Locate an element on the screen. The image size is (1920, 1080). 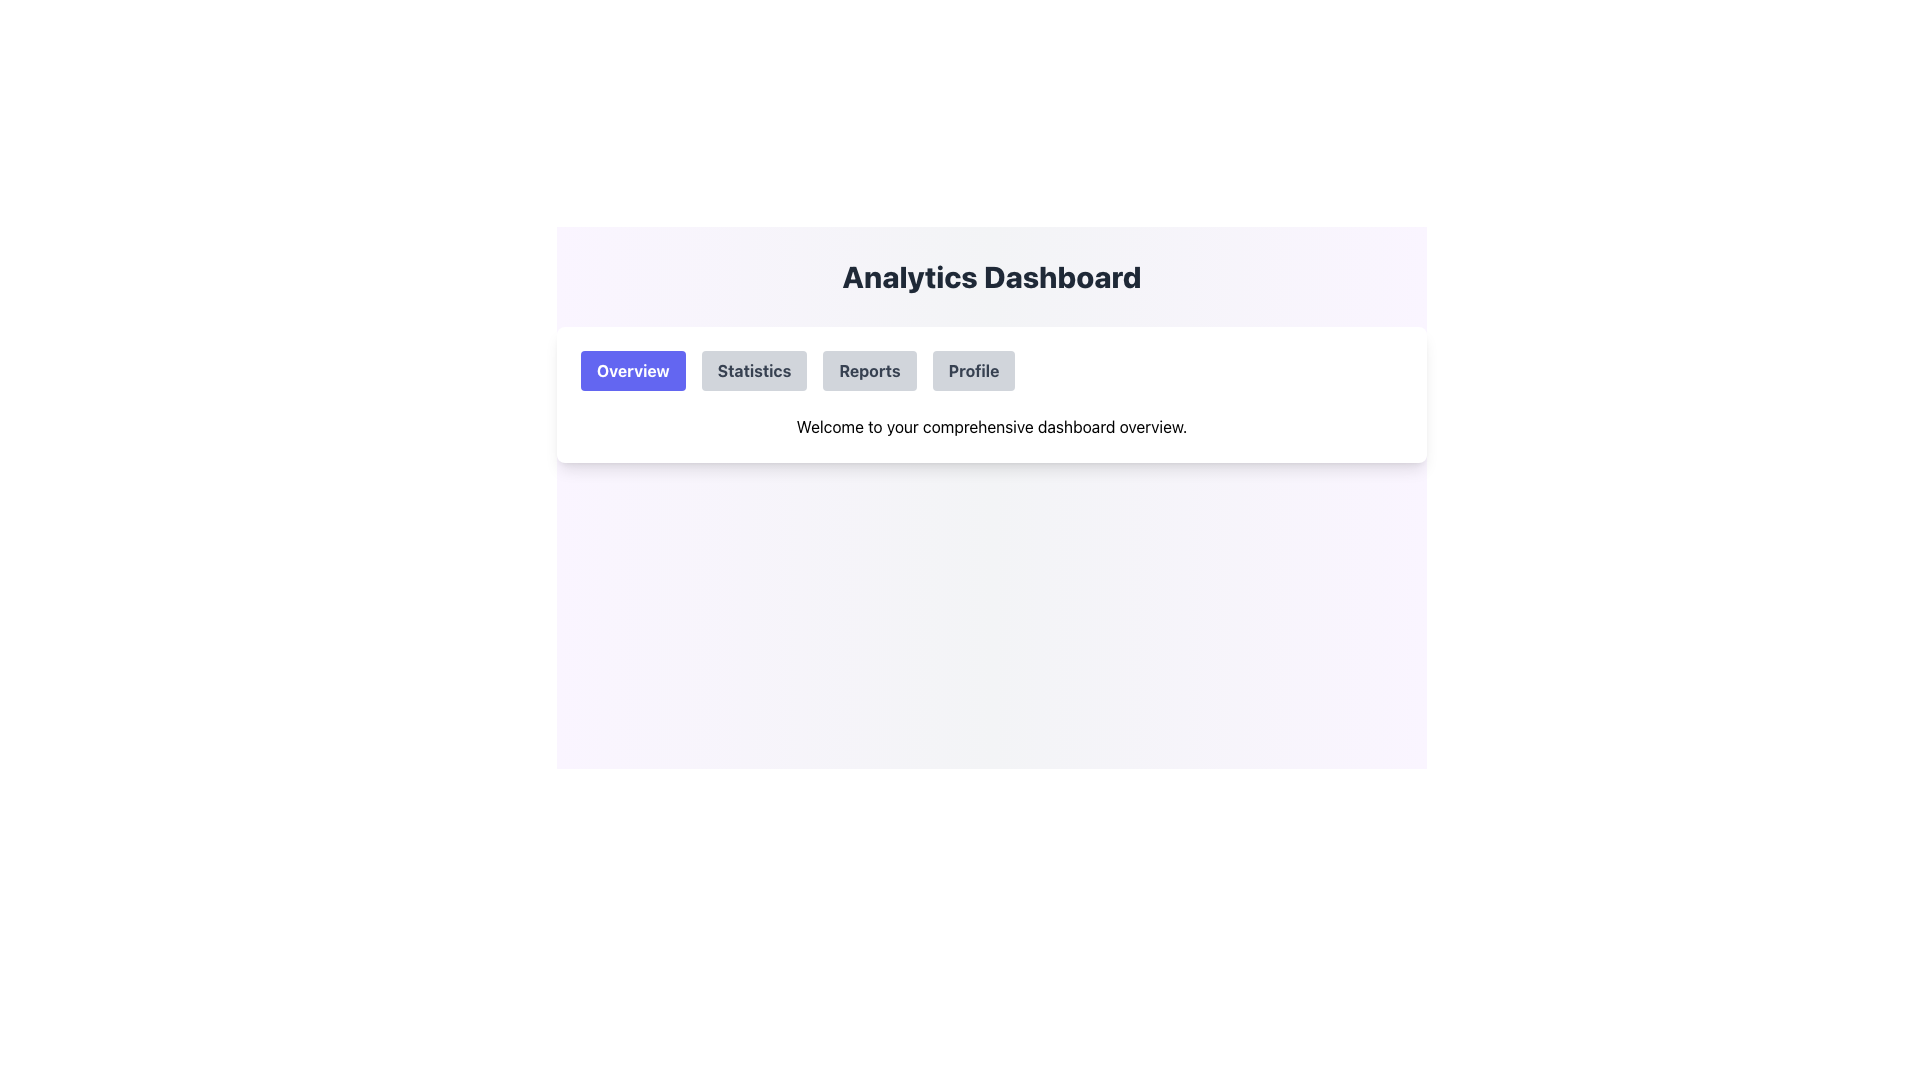
the 'Reports' button, which is a rectangular button with a light gray background and dark gray text is located at coordinates (869, 370).